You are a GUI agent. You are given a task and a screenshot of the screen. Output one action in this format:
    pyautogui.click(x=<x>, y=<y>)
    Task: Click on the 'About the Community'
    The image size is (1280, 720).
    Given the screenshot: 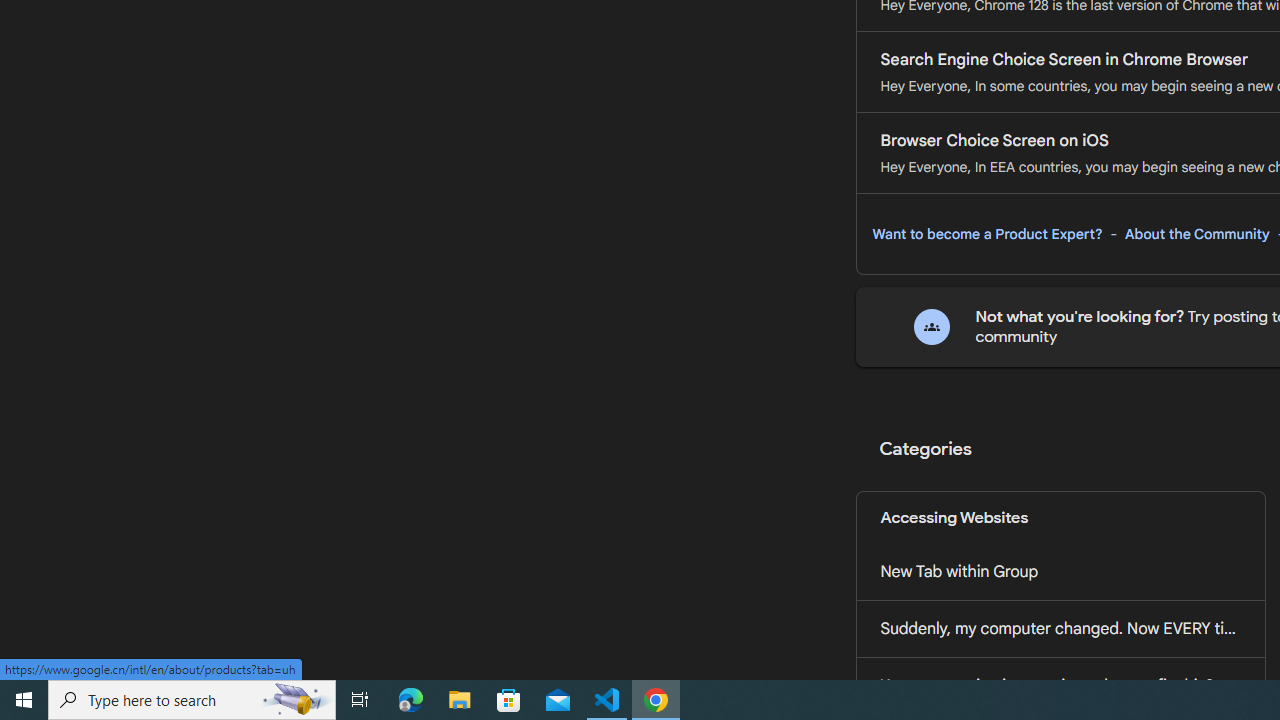 What is the action you would take?
    pyautogui.click(x=1197, y=233)
    